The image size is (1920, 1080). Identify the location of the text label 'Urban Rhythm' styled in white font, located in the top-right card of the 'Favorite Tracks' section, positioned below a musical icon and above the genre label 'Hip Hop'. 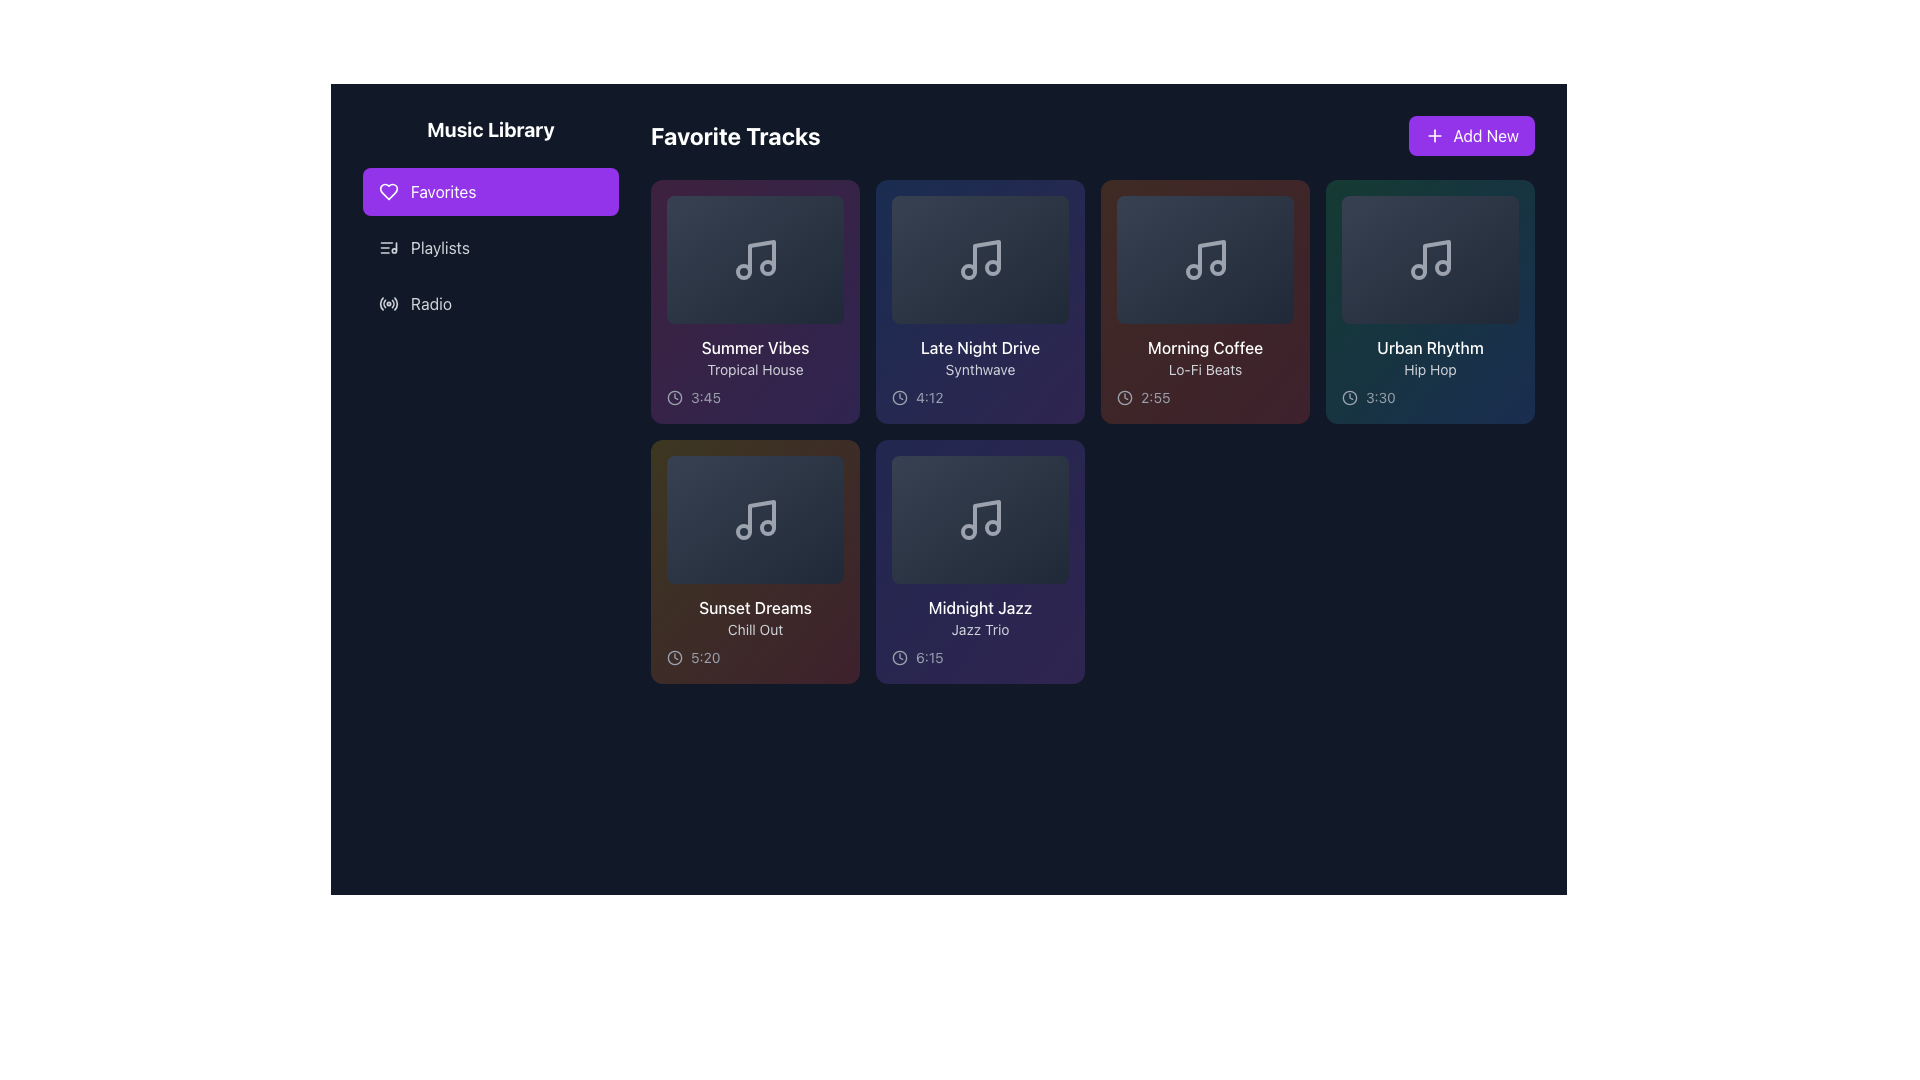
(1429, 346).